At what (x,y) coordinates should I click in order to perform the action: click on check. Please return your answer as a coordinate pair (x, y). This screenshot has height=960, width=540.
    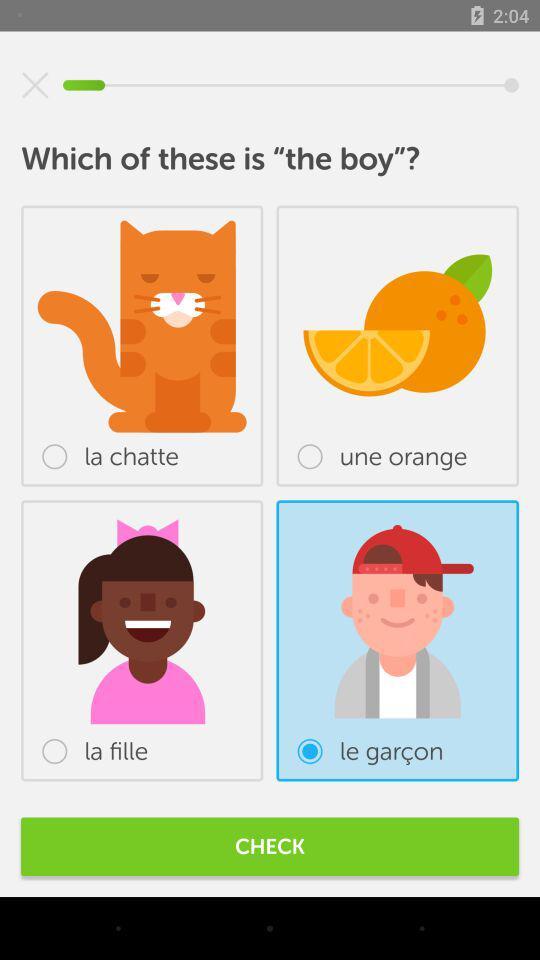
    Looking at the image, I should click on (270, 845).